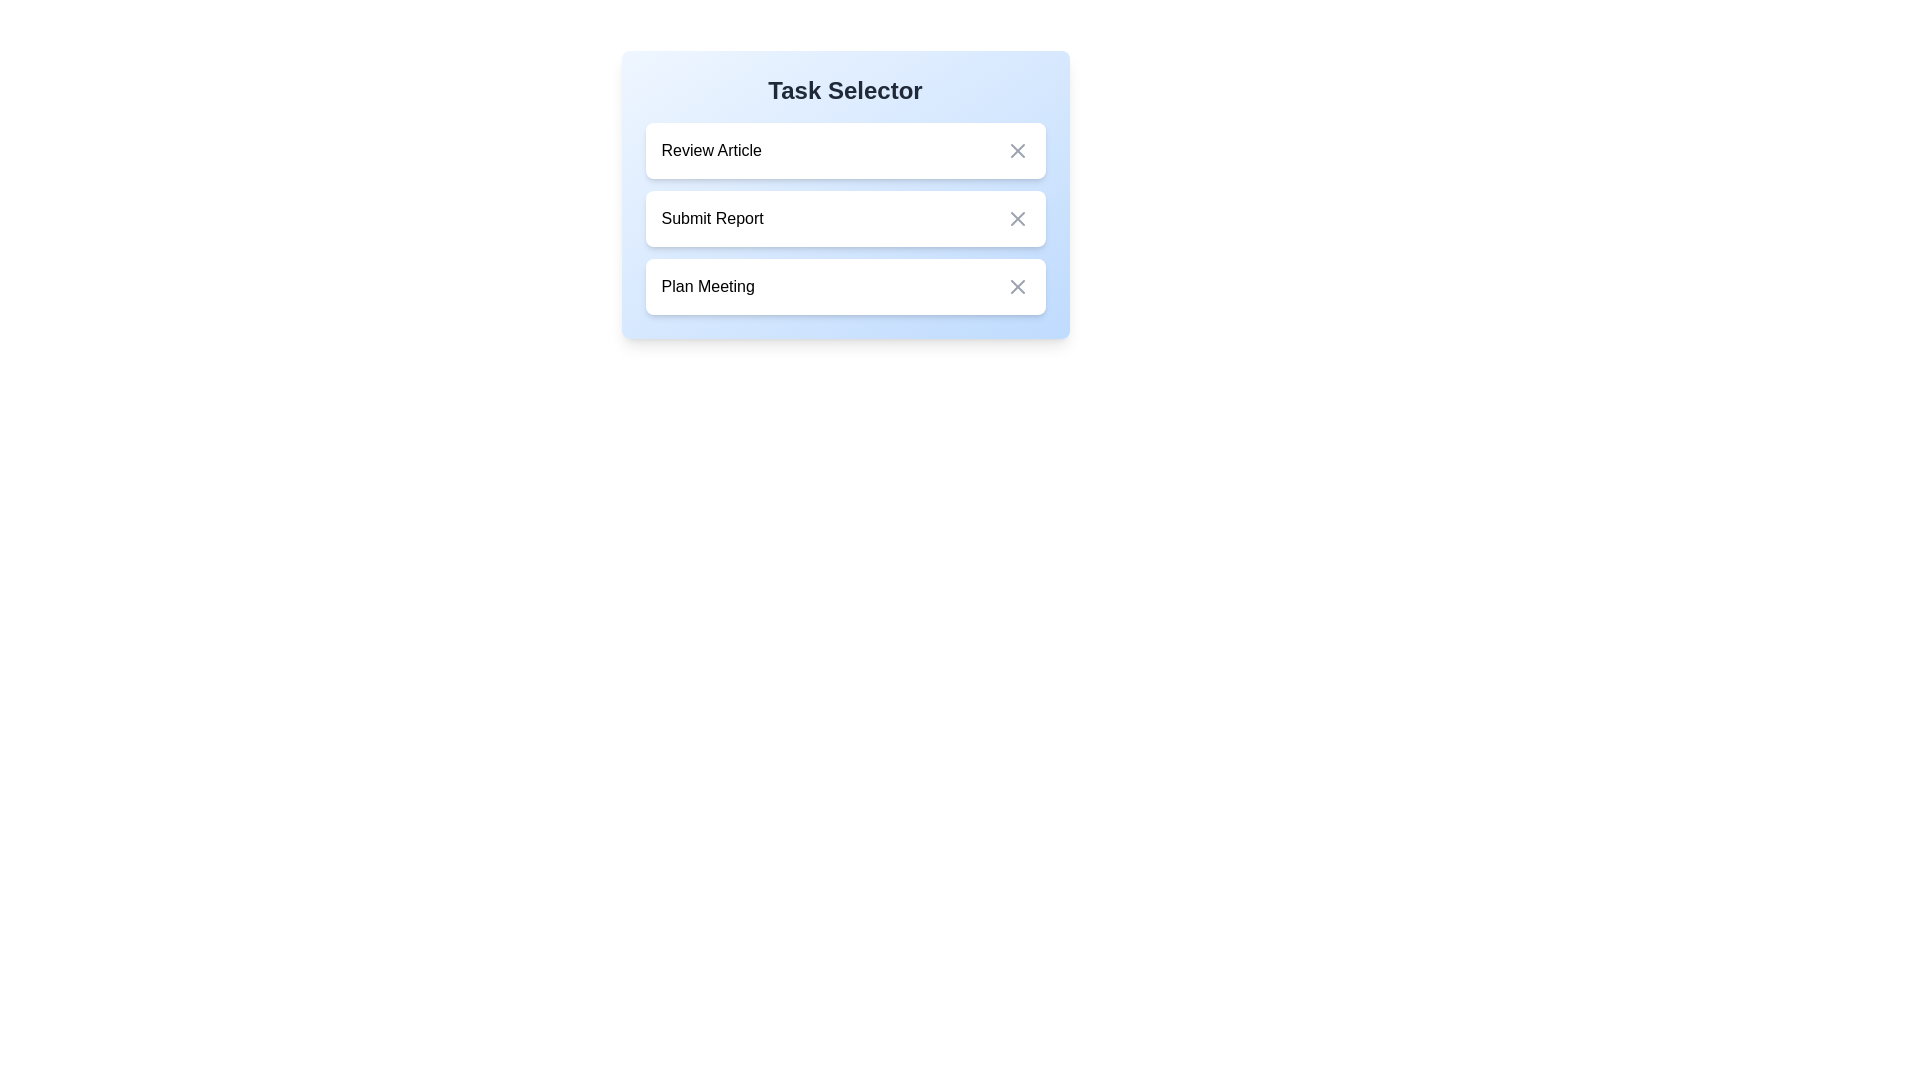  Describe the element at coordinates (845, 91) in the screenshot. I see `the 'Task Selector' static text label, which is prominently displayed at the top of a light blue panel and serves as the heading for the options below it` at that location.